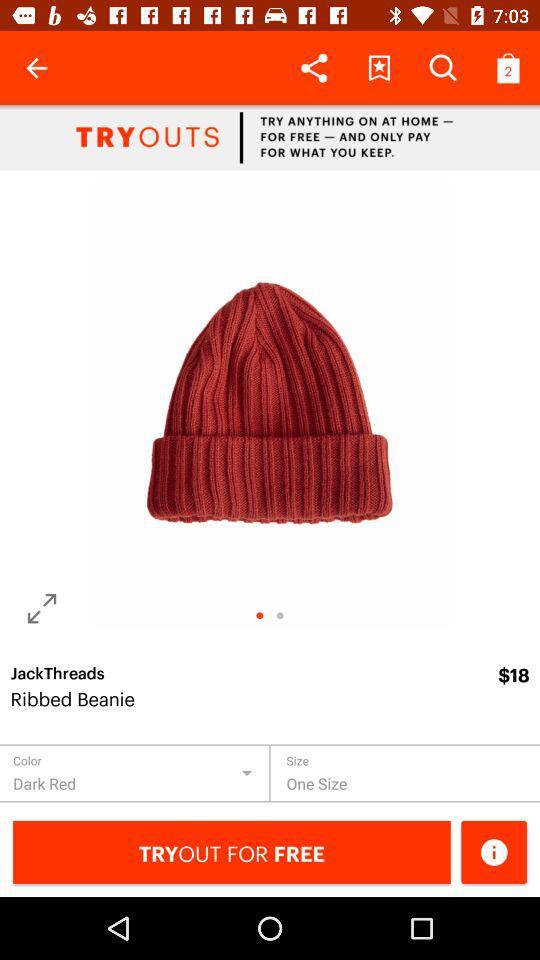 Image resolution: width=540 pixels, height=960 pixels. What do you see at coordinates (42, 607) in the screenshot?
I see `change angle of photo` at bounding box center [42, 607].